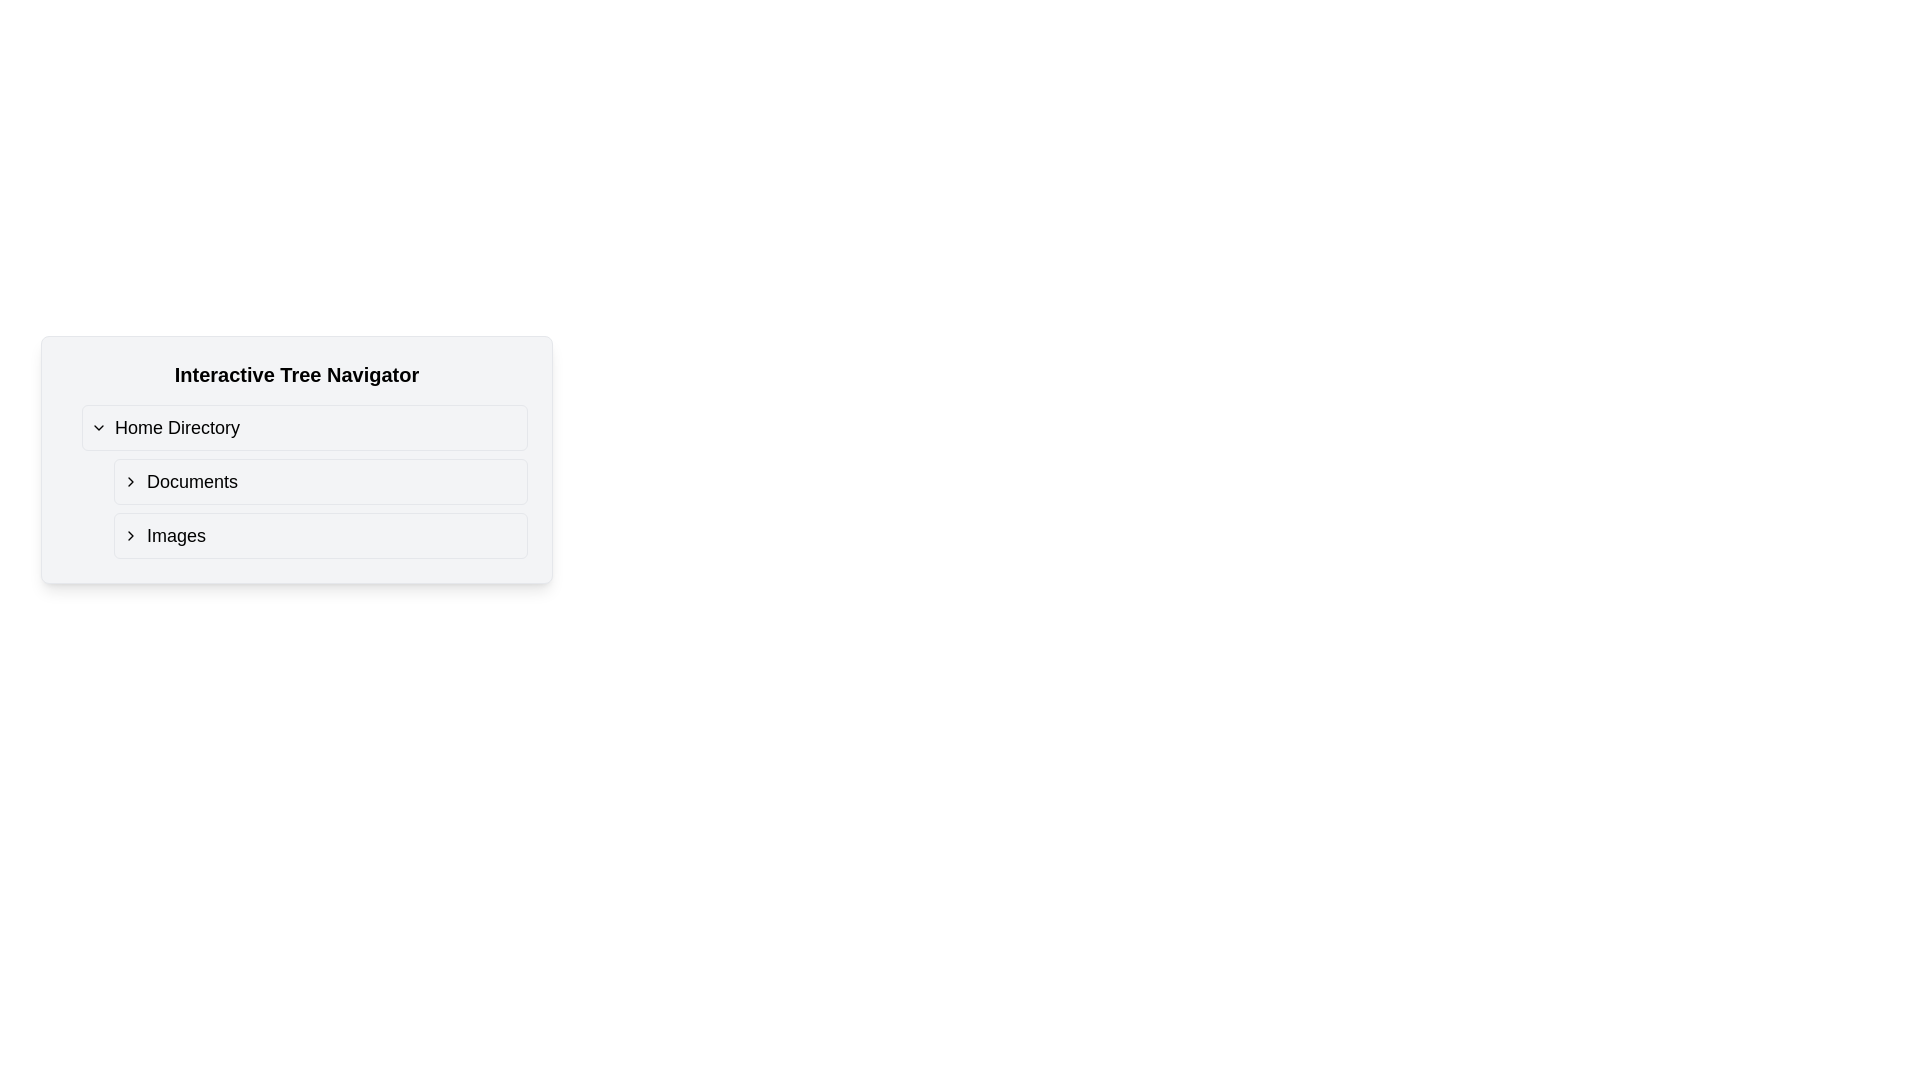 Image resolution: width=1920 pixels, height=1080 pixels. What do you see at coordinates (296, 374) in the screenshot?
I see `the bold, large-font header text 'Interactive Tree Navigator' displayed against a light gray background, which serves as the title for the module` at bounding box center [296, 374].